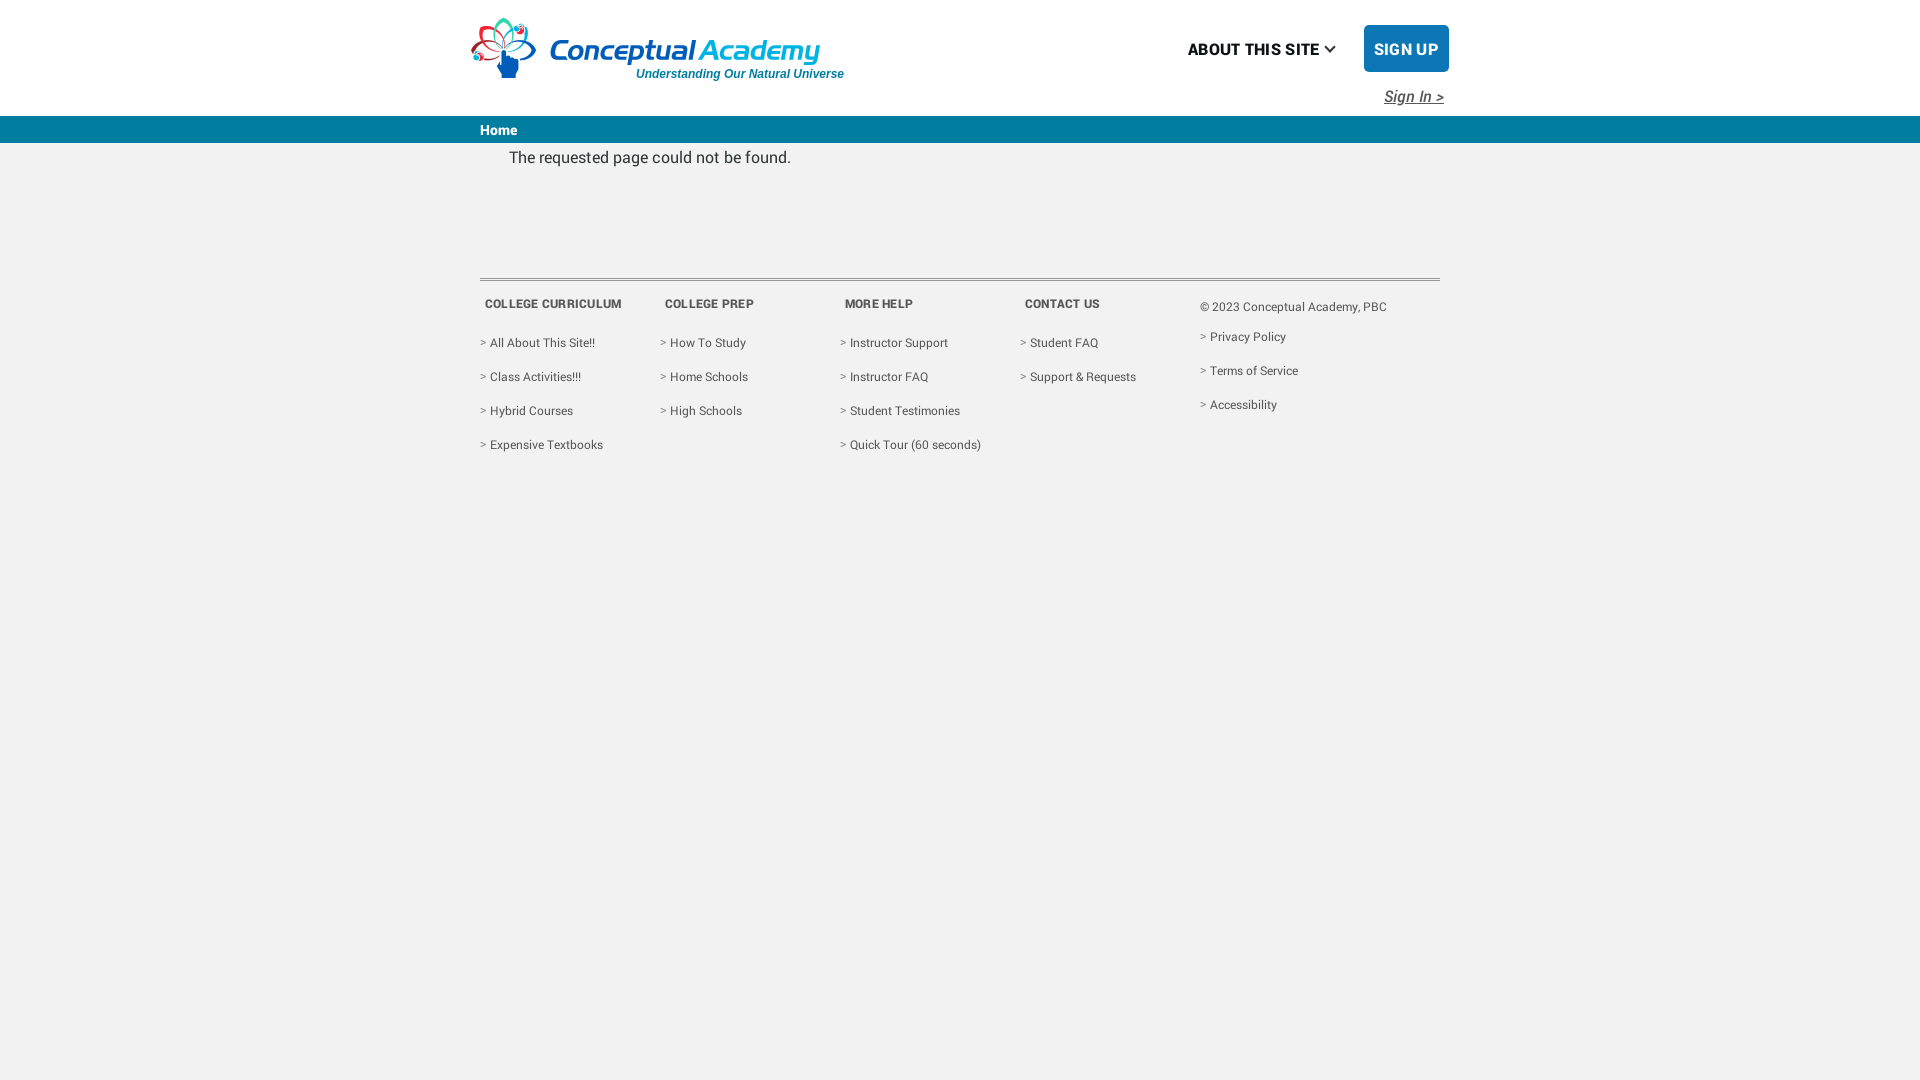  I want to click on 'Instructor FAQ', so click(849, 375).